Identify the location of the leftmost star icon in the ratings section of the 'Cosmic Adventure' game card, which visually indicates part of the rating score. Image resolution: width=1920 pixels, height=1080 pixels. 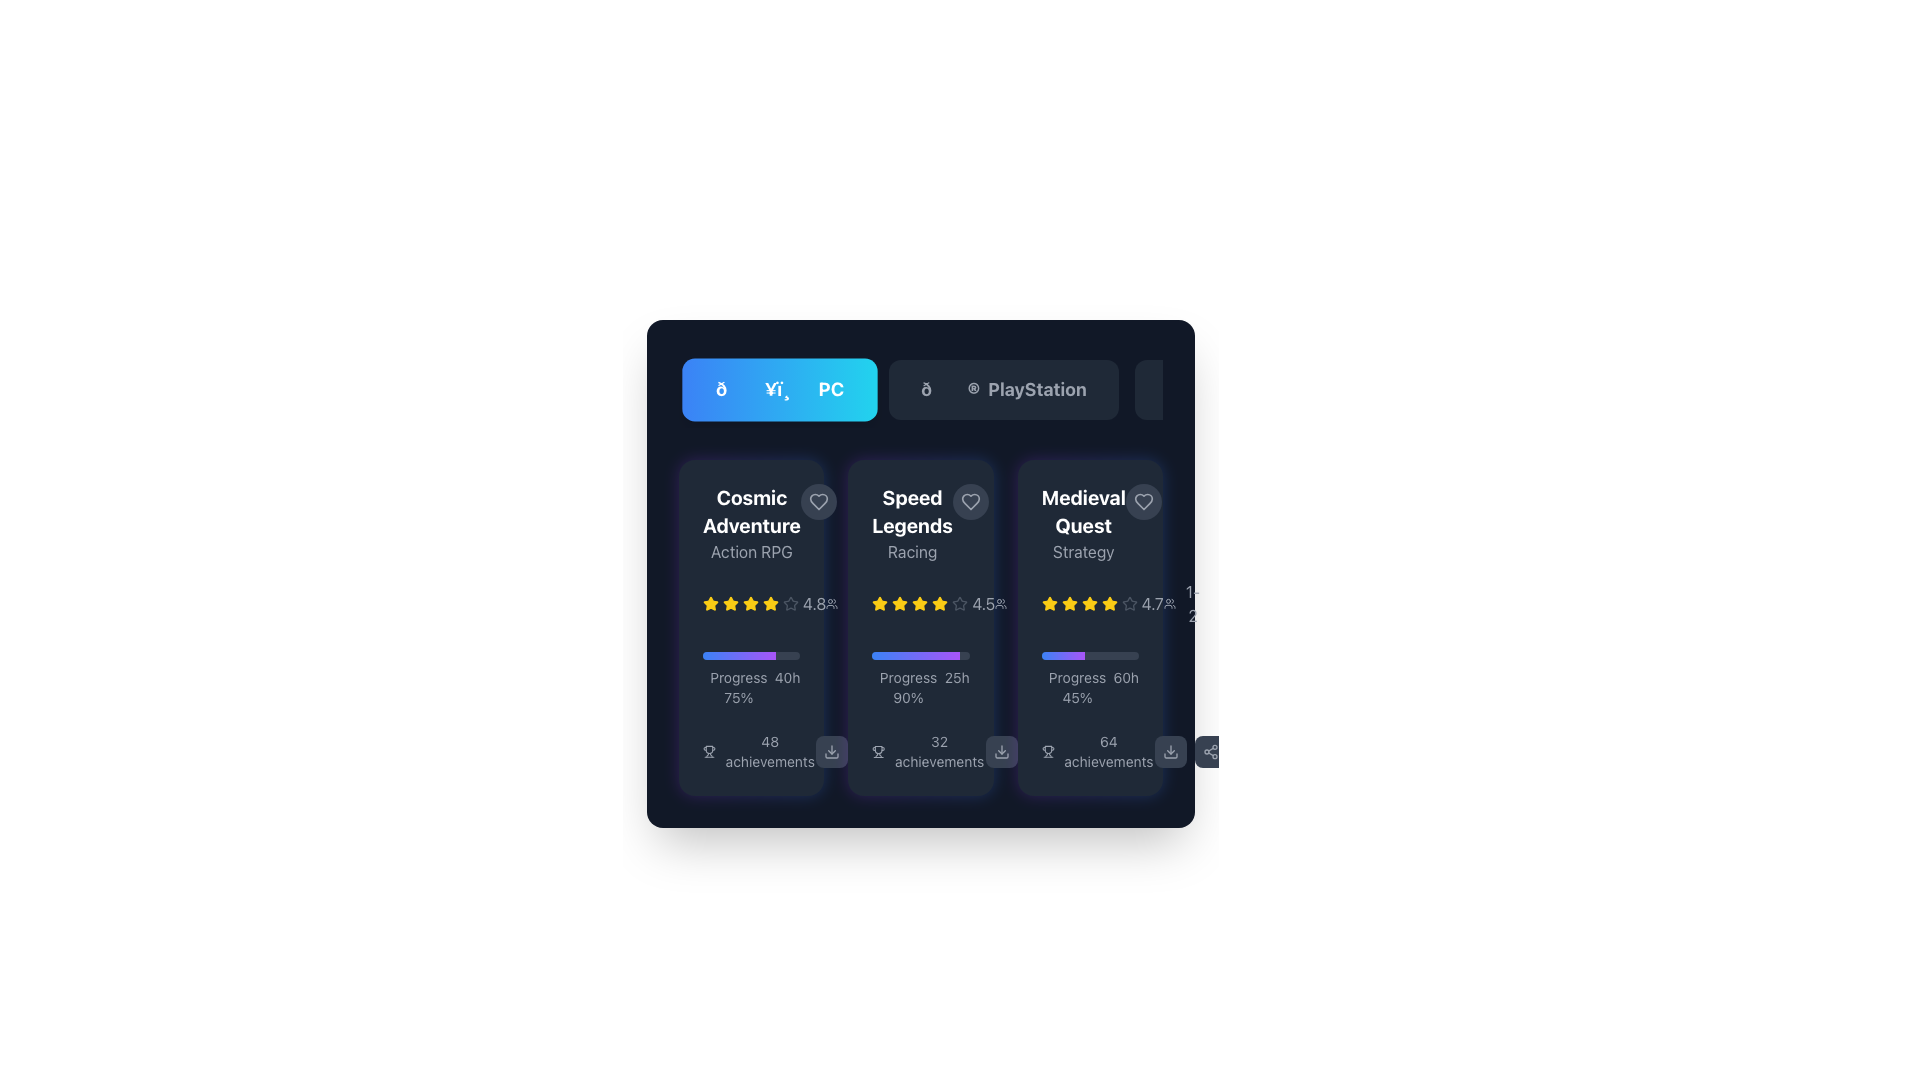
(749, 602).